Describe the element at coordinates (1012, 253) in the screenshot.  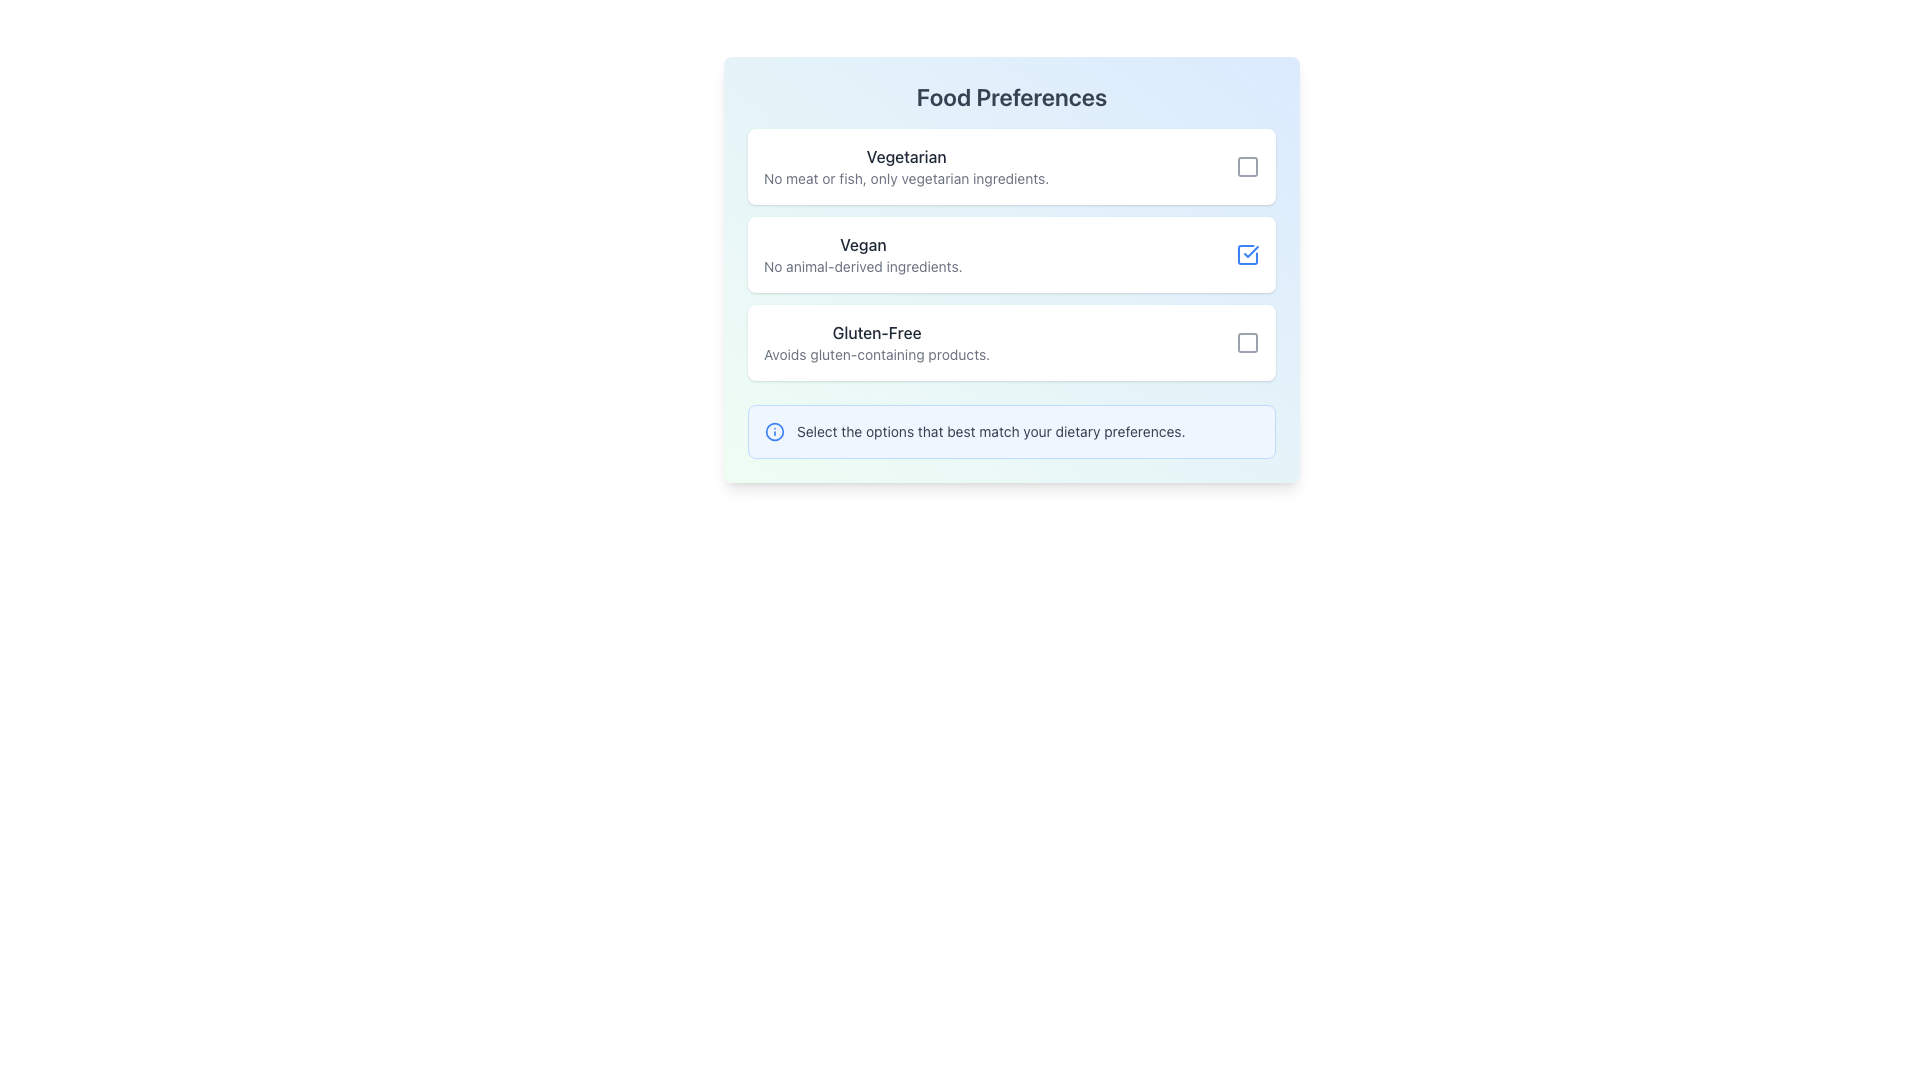
I see `the blue checkmark on the 'Vegan' selectable option` at that location.